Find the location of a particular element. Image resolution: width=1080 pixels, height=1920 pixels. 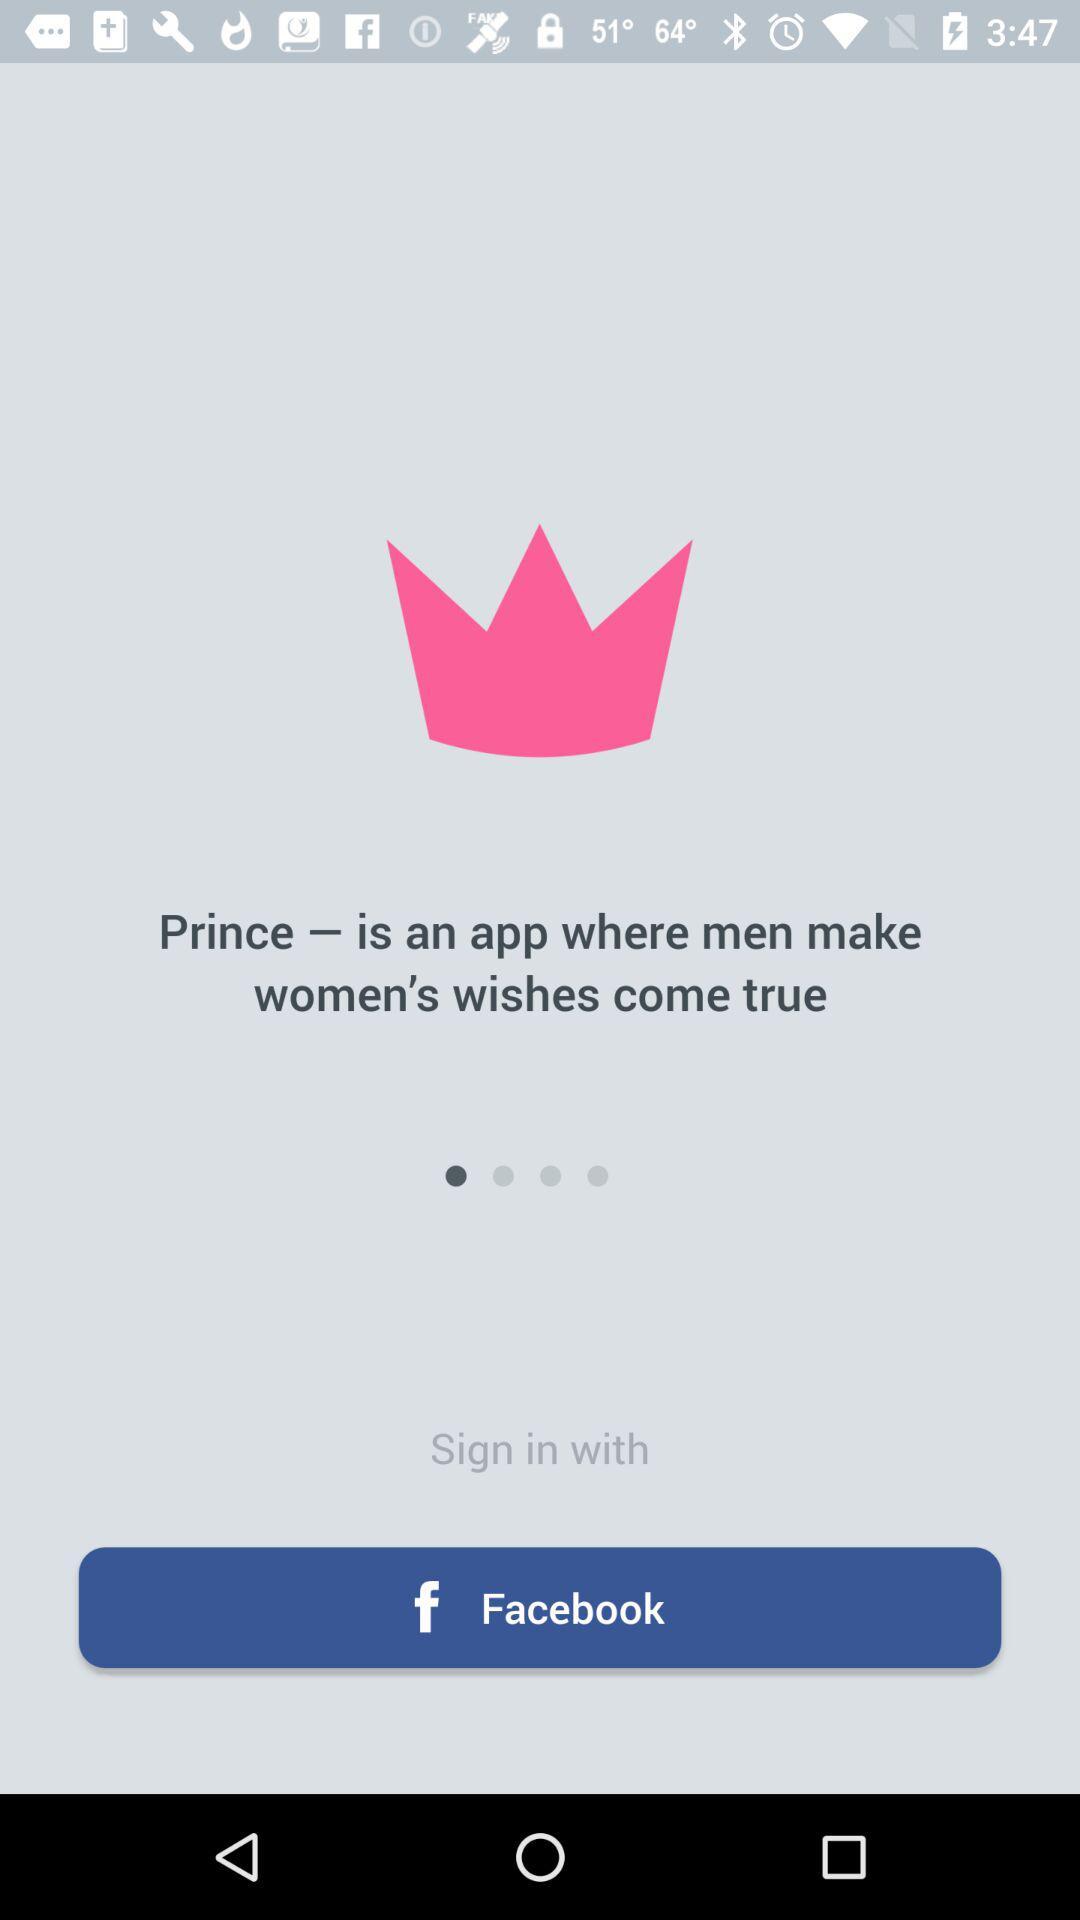

the icon below prince is an is located at coordinates (502, 1176).